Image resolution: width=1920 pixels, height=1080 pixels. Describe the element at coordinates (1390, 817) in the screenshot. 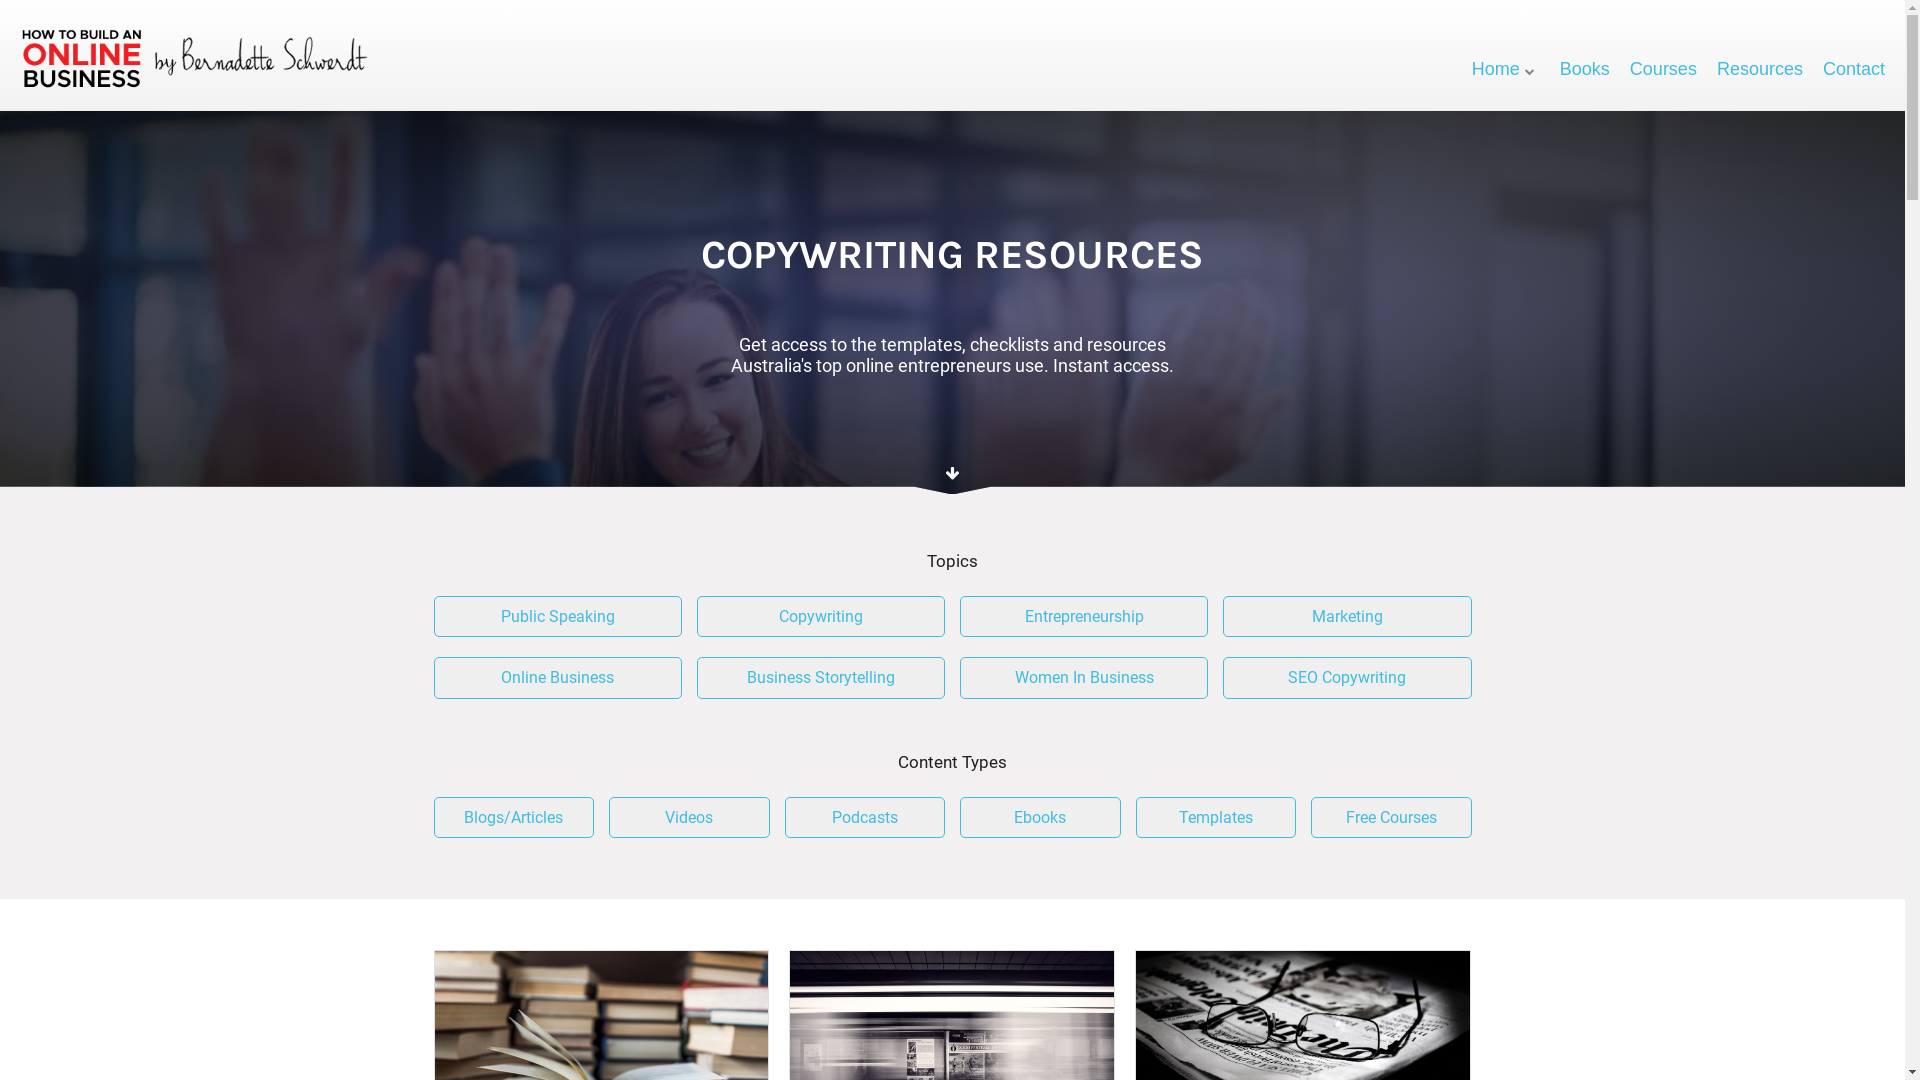

I see `'Free Courses'` at that location.